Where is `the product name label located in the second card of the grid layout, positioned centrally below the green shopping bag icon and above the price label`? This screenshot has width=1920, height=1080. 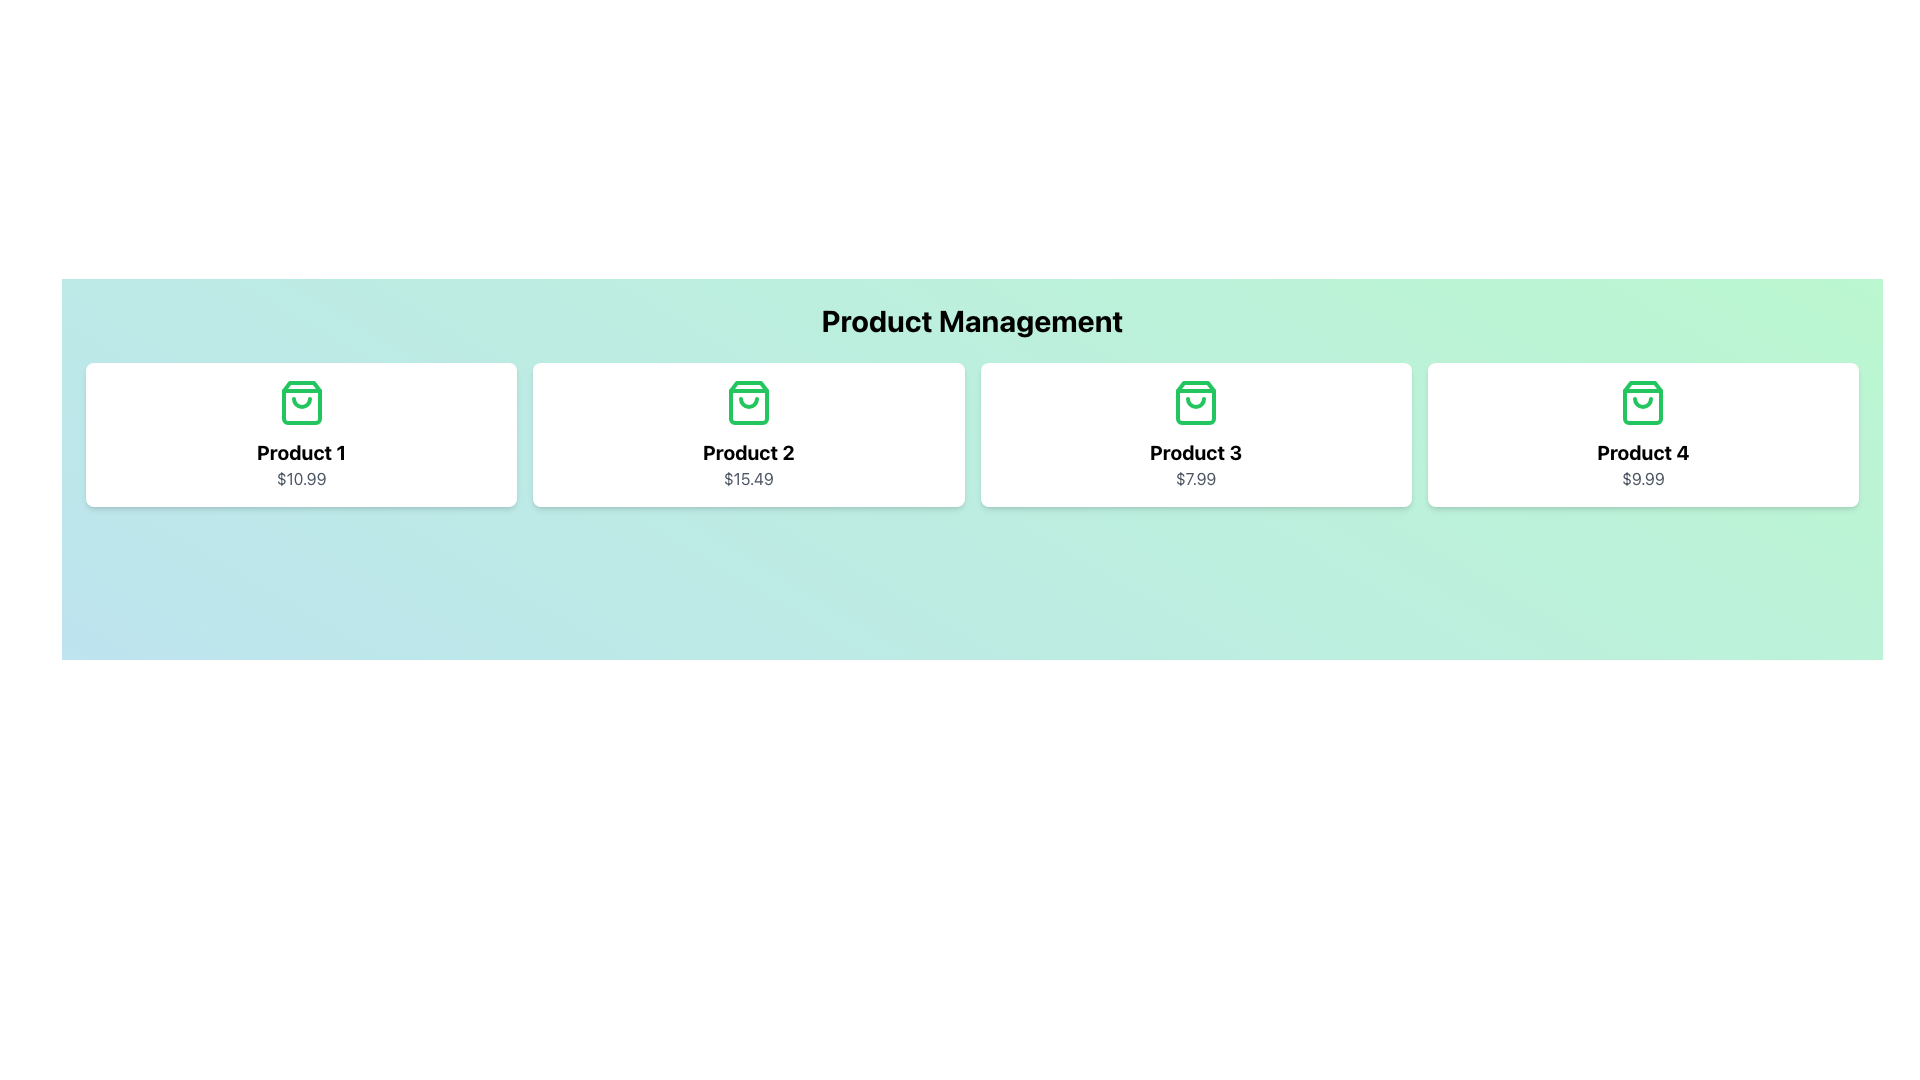 the product name label located in the second card of the grid layout, positioned centrally below the green shopping bag icon and above the price label is located at coordinates (747, 452).